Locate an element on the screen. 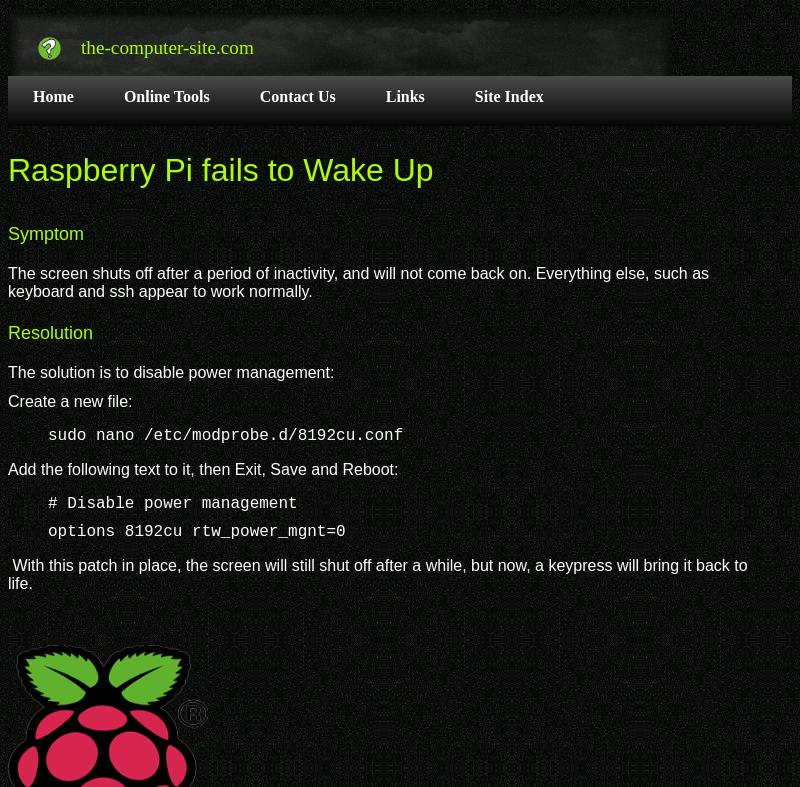 The width and height of the screenshot is (800, 787). 'Add the following text to it, then Exit, Save and Reboot:' is located at coordinates (202, 468).